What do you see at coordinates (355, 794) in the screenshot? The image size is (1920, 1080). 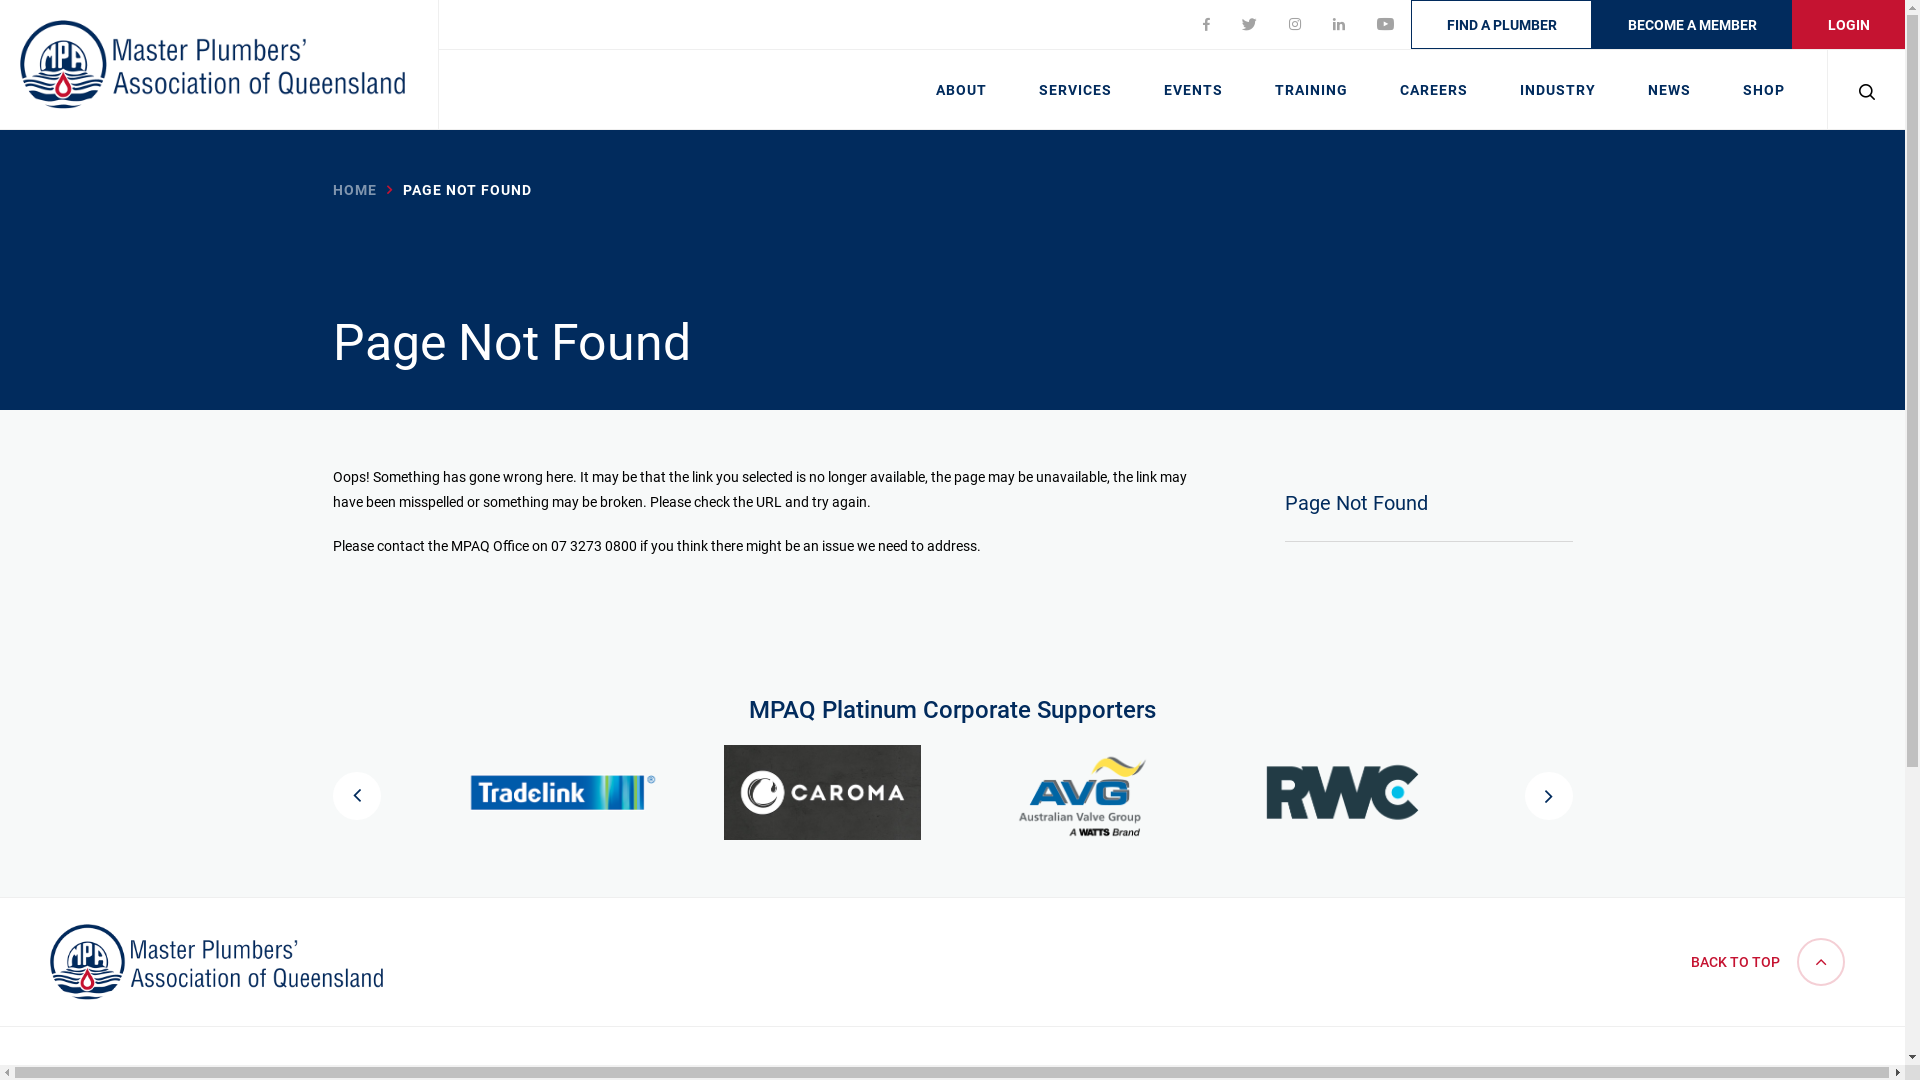 I see `'Previous'` at bounding box center [355, 794].